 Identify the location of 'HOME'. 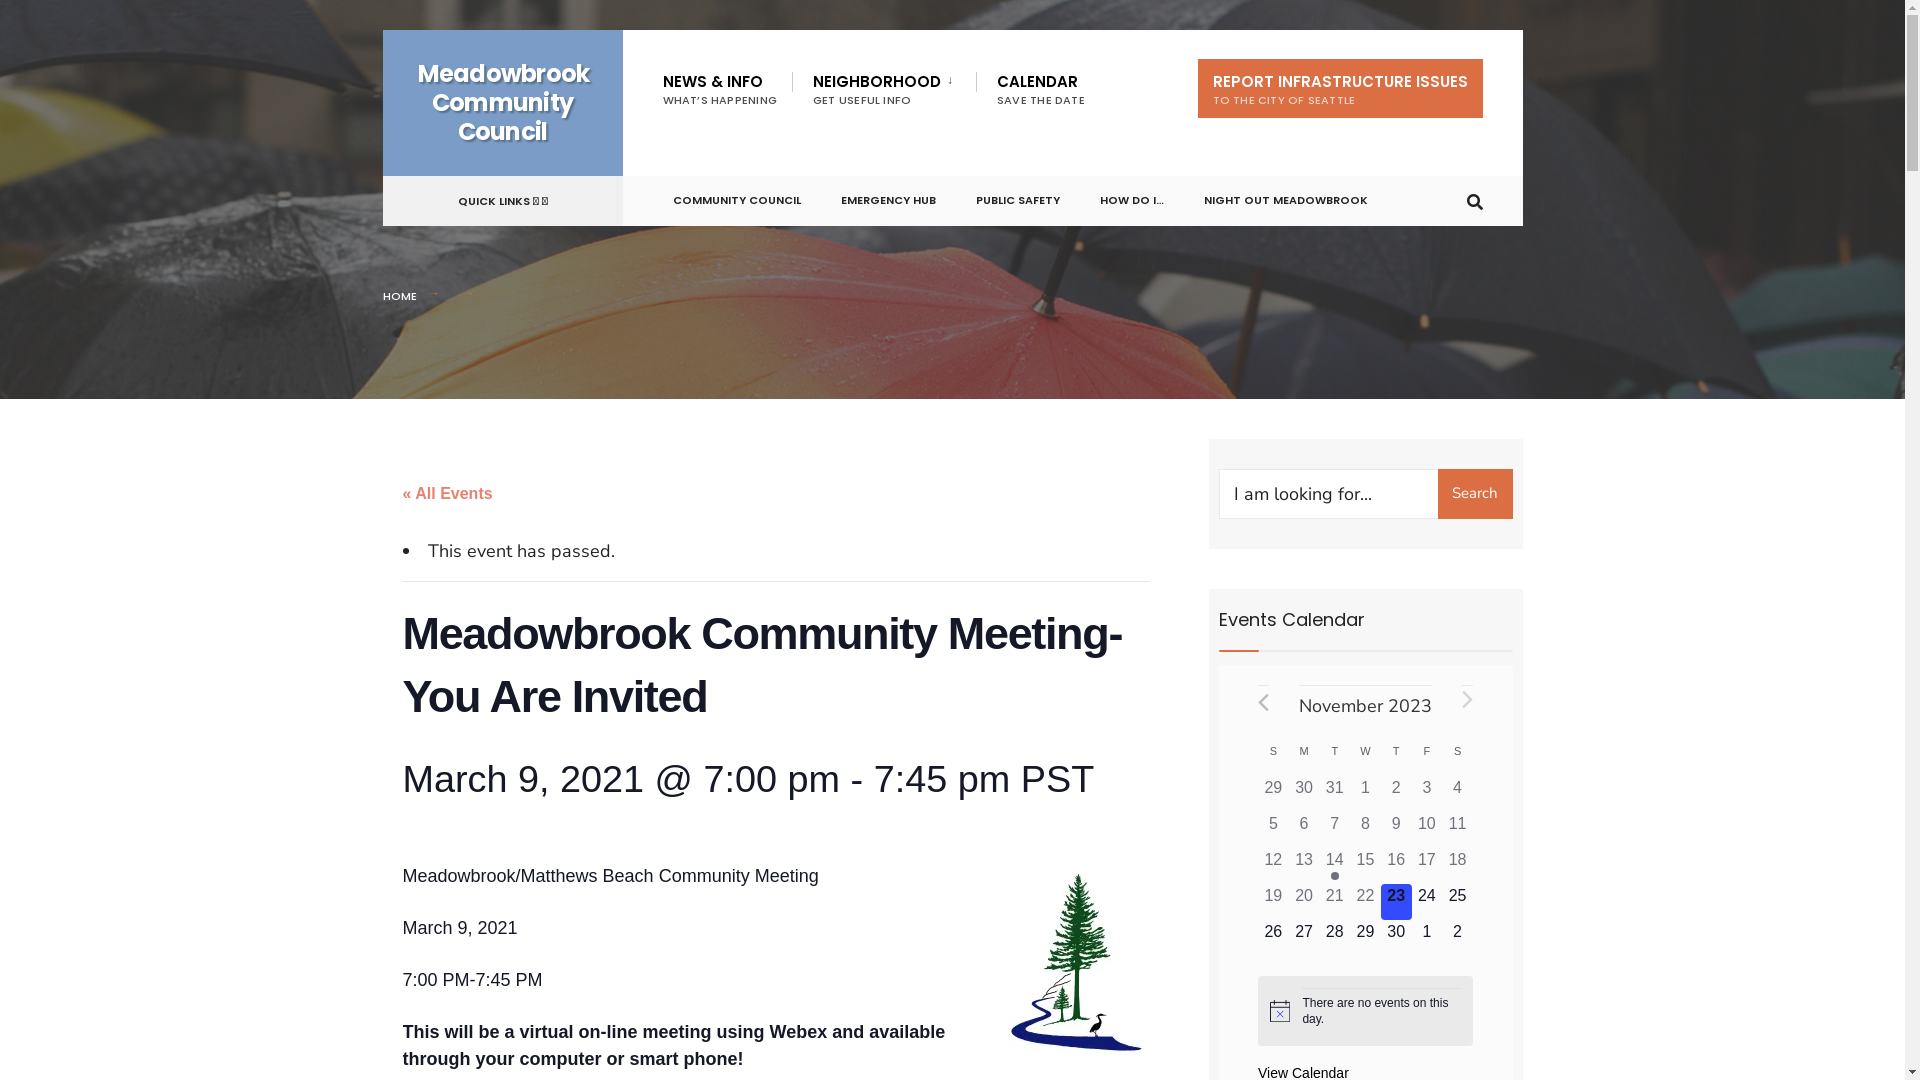
(398, 296).